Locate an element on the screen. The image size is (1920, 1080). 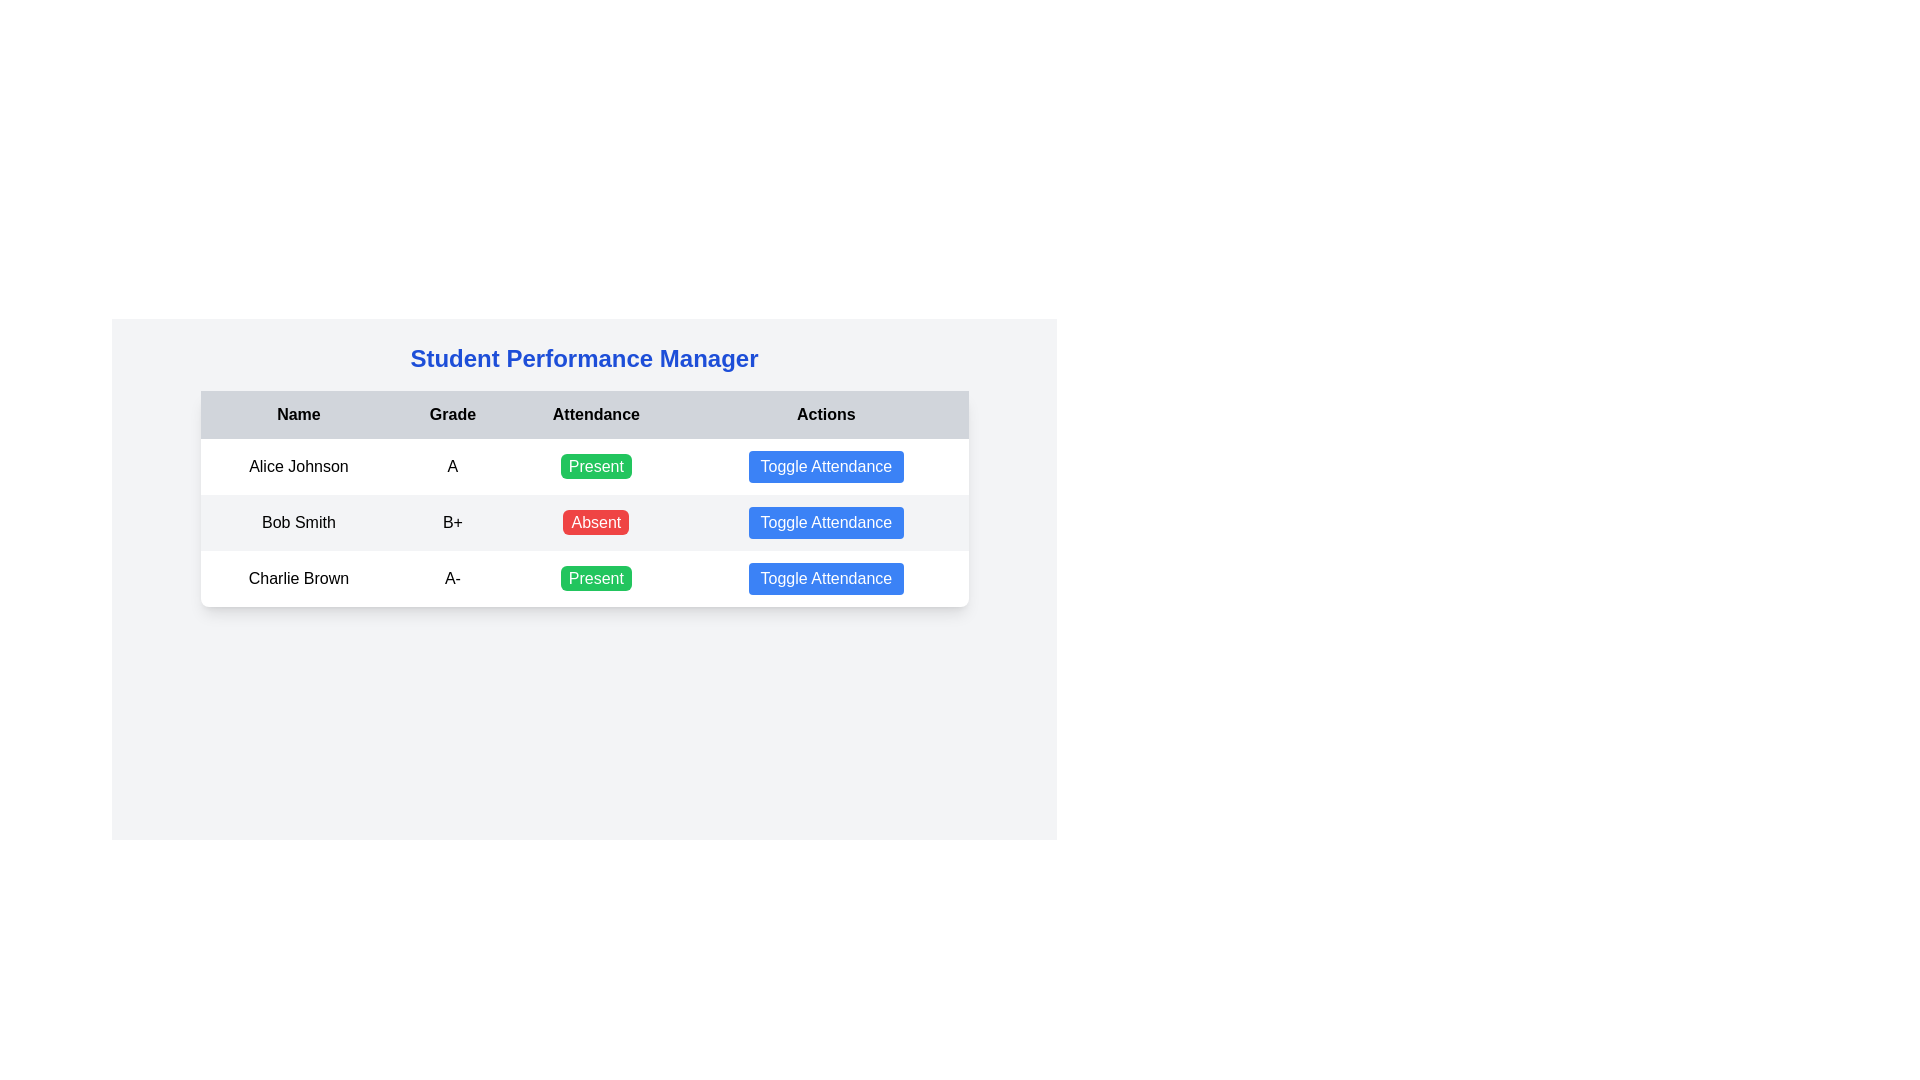
the text label displaying 'Alice Johnson', which is the first element in the 'Name' column of the table, identifying a person's record is located at coordinates (297, 466).